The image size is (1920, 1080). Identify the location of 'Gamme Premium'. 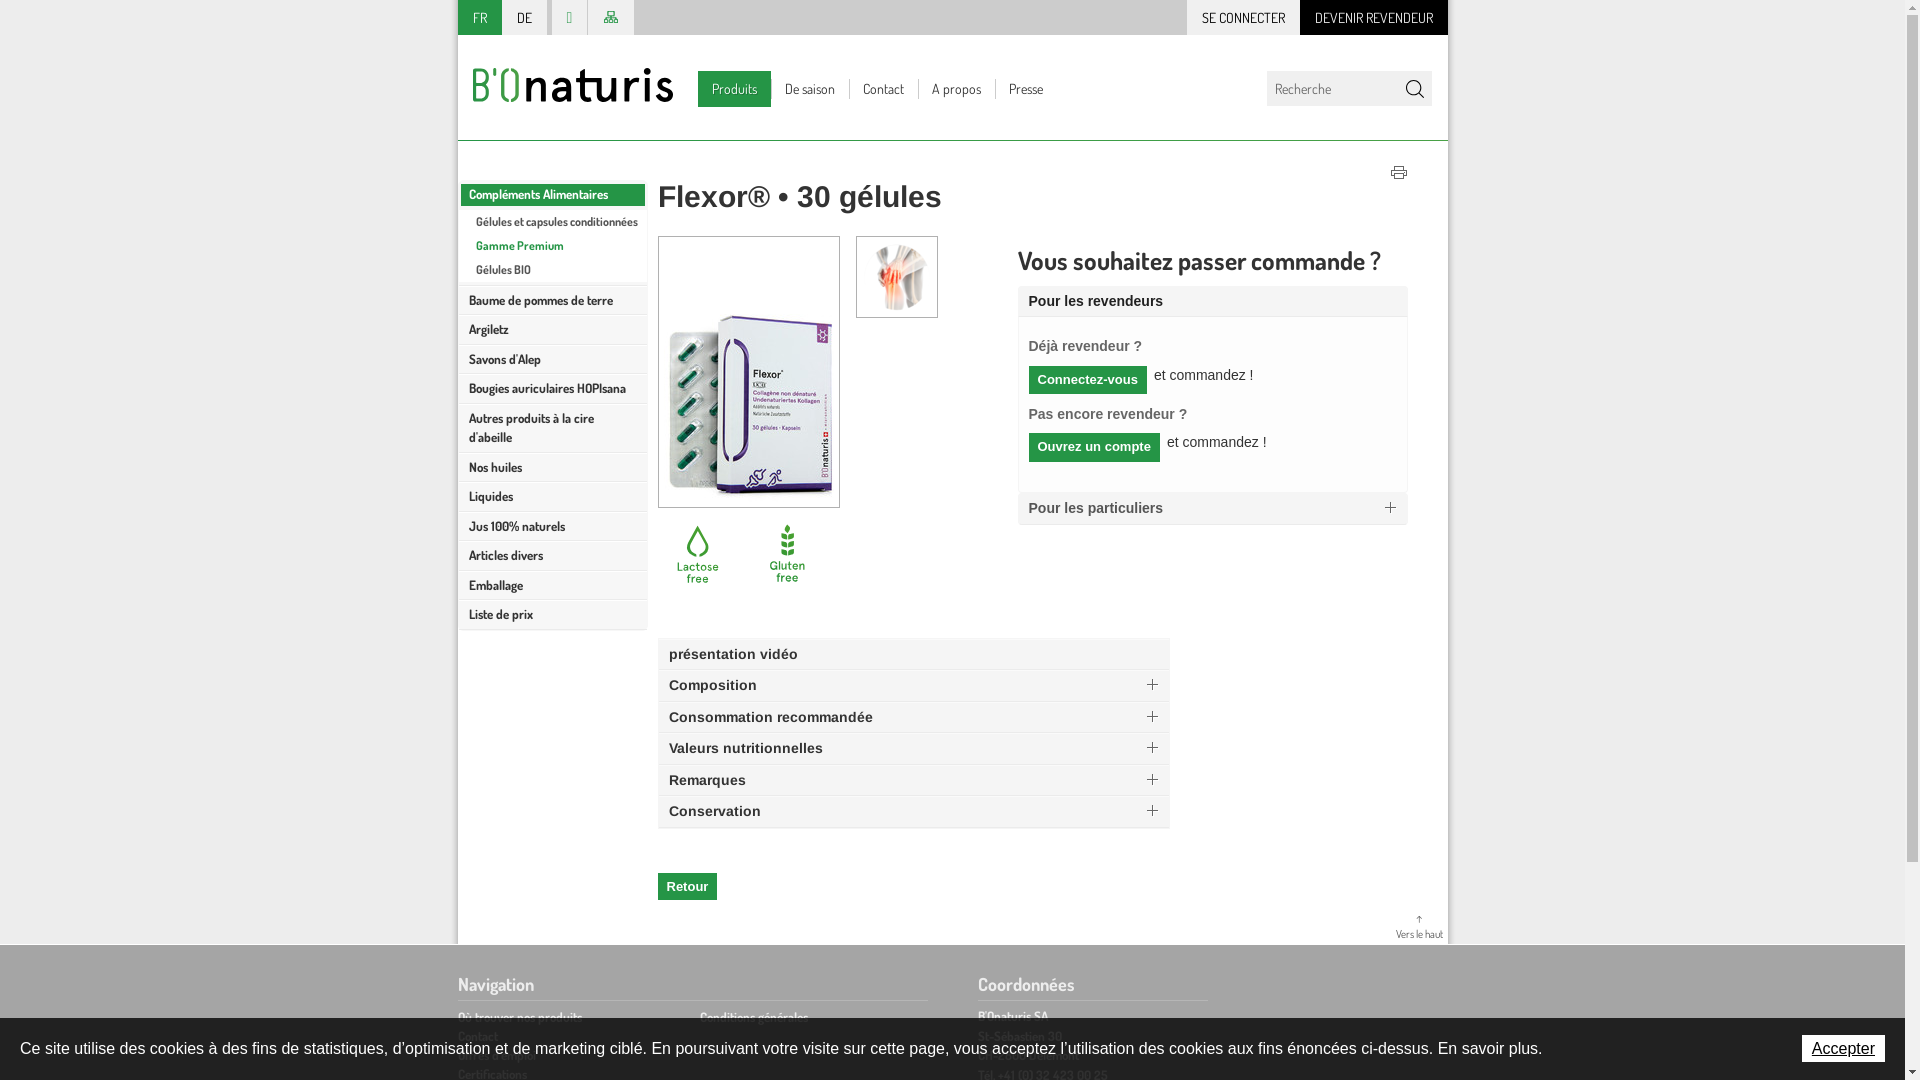
(552, 244).